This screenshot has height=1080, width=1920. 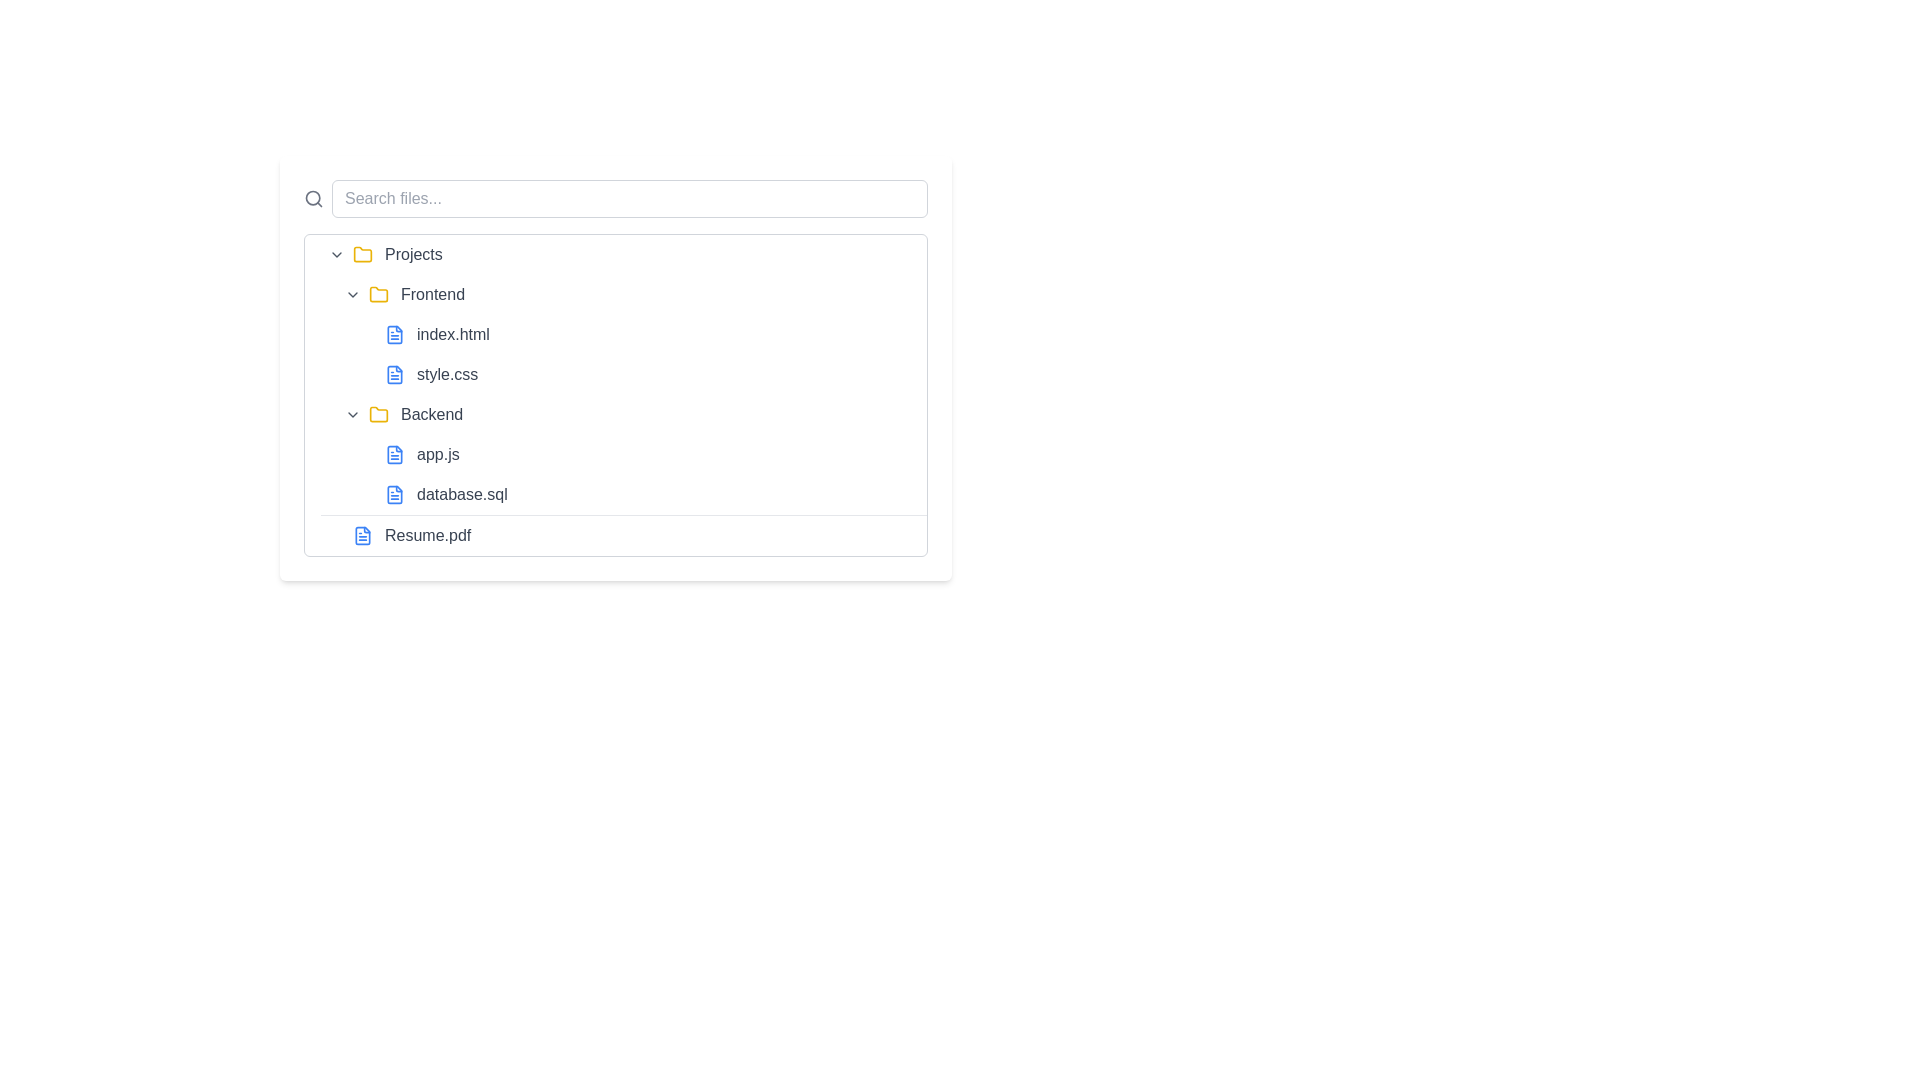 What do you see at coordinates (437, 455) in the screenshot?
I see `the text label 'app.js' in the file explorer interface to focus or select it` at bounding box center [437, 455].